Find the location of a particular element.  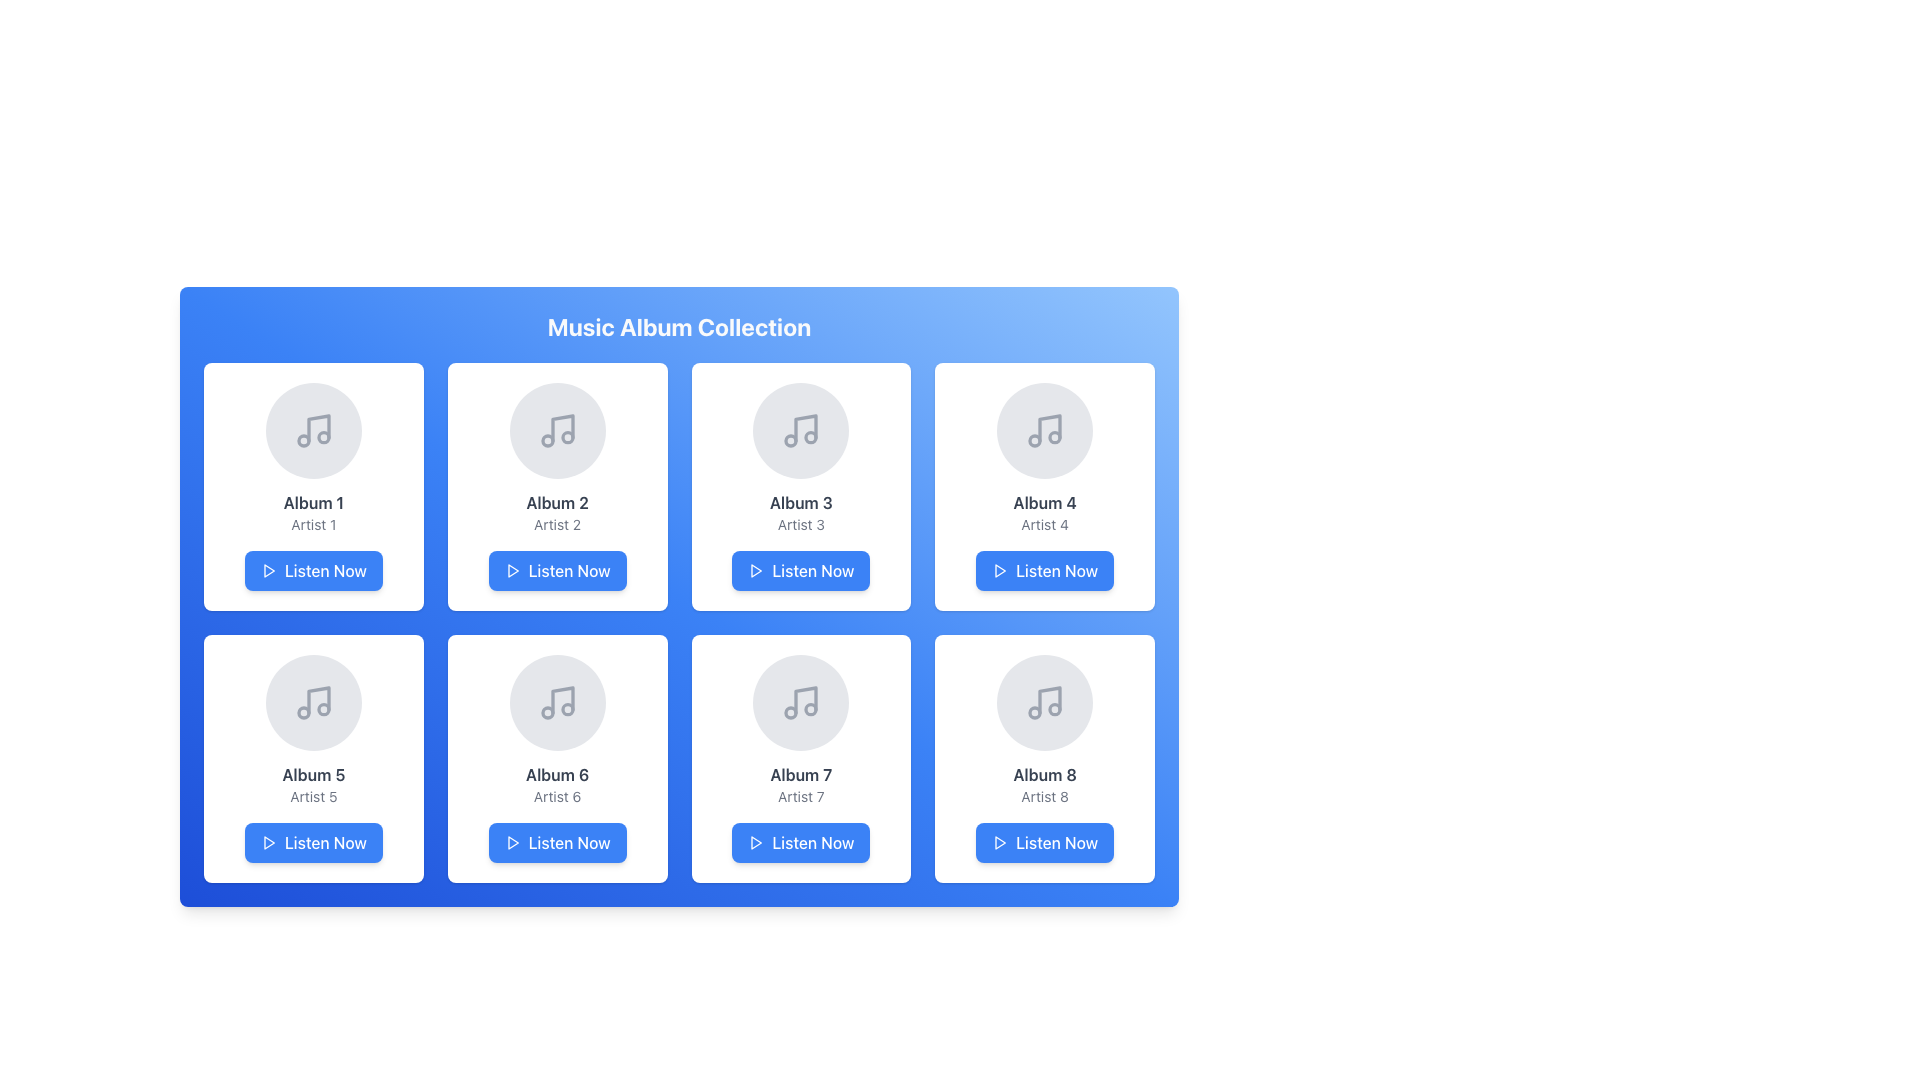

the text label displaying the title 'Album 7' located at the top of the seventh card in the grid layout is located at coordinates (801, 774).